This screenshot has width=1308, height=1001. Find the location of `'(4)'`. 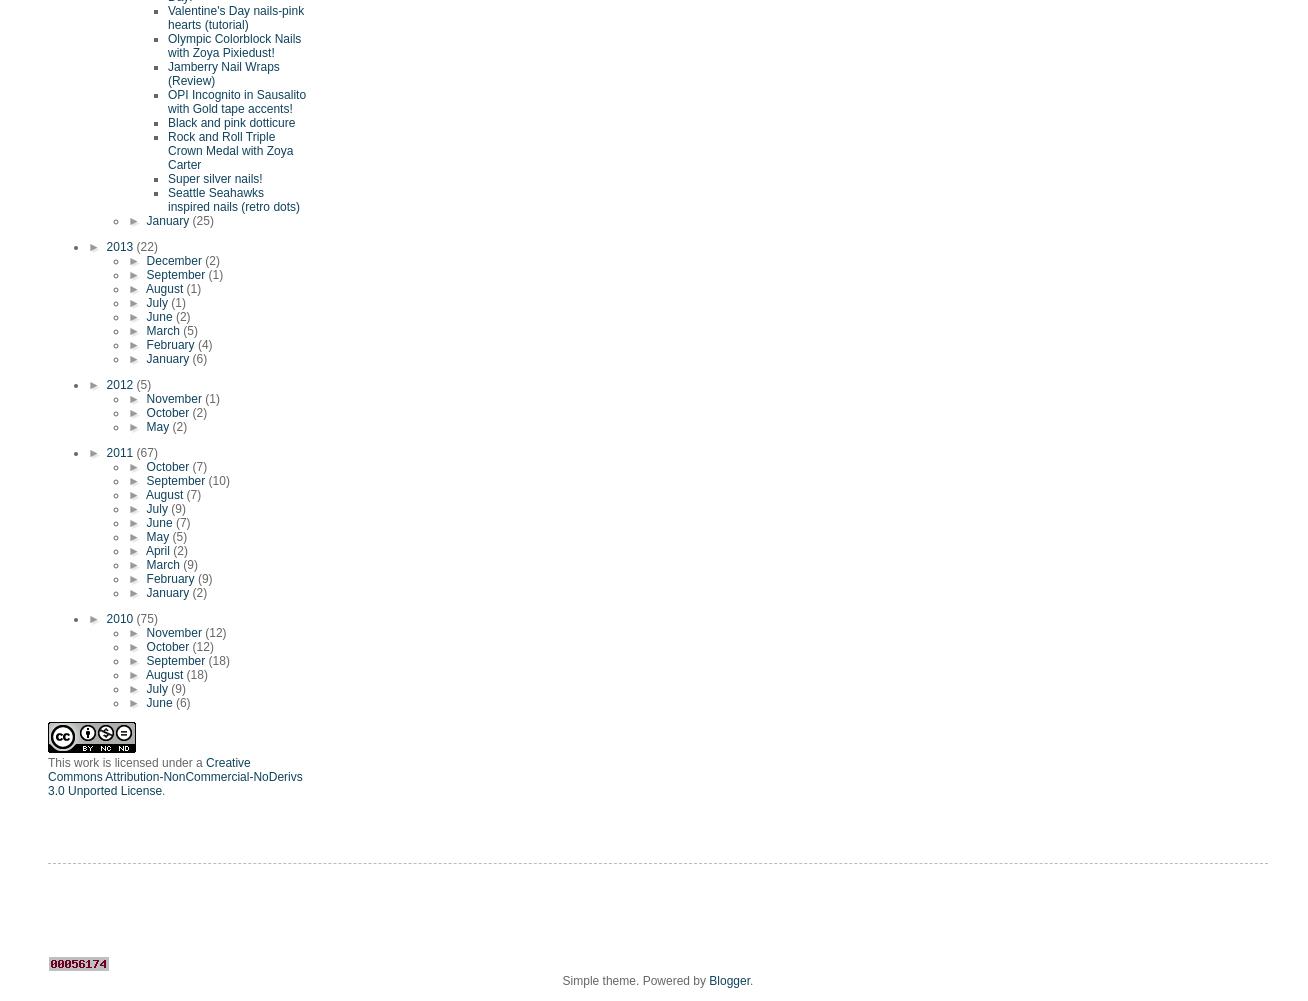

'(4)' is located at coordinates (204, 345).